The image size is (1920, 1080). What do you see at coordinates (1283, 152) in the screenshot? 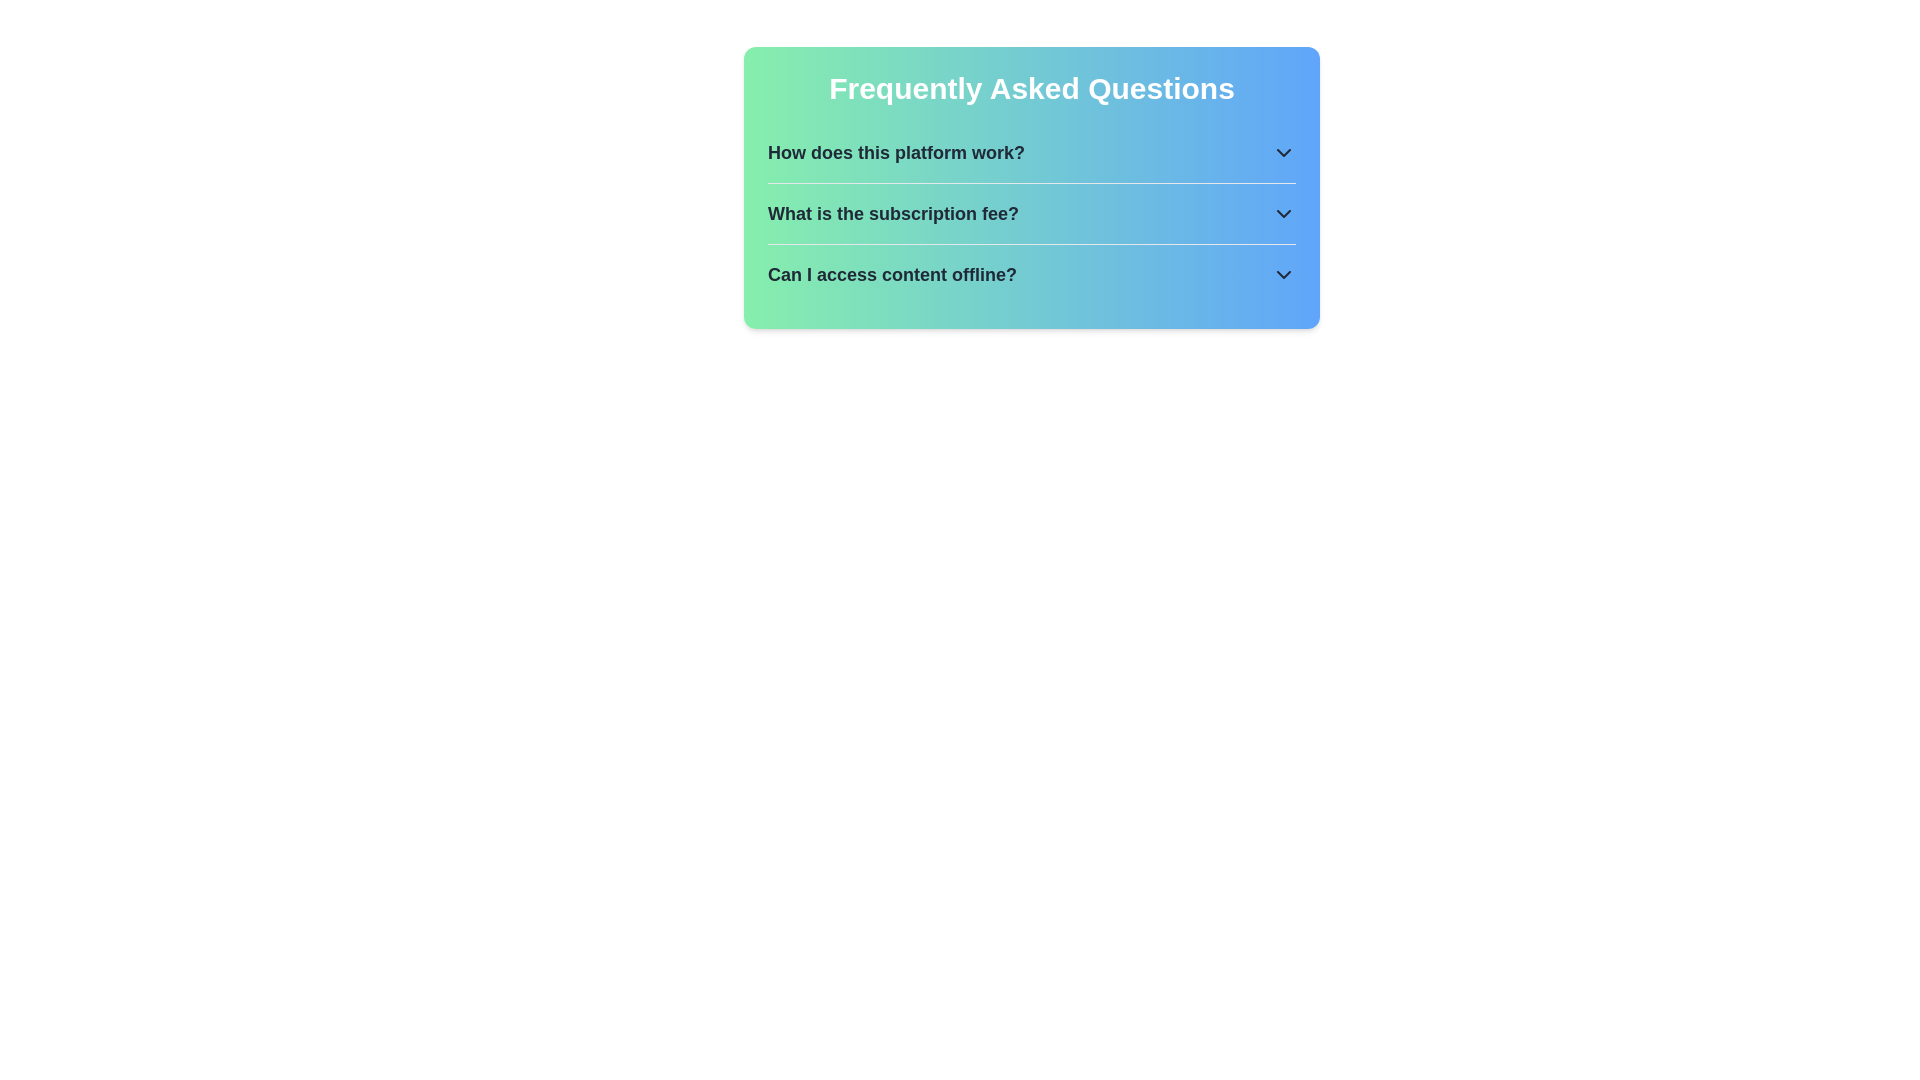
I see `the downward-pointing chevron icon located on the right edge of the question labeled 'How does this platform work?'` at bounding box center [1283, 152].